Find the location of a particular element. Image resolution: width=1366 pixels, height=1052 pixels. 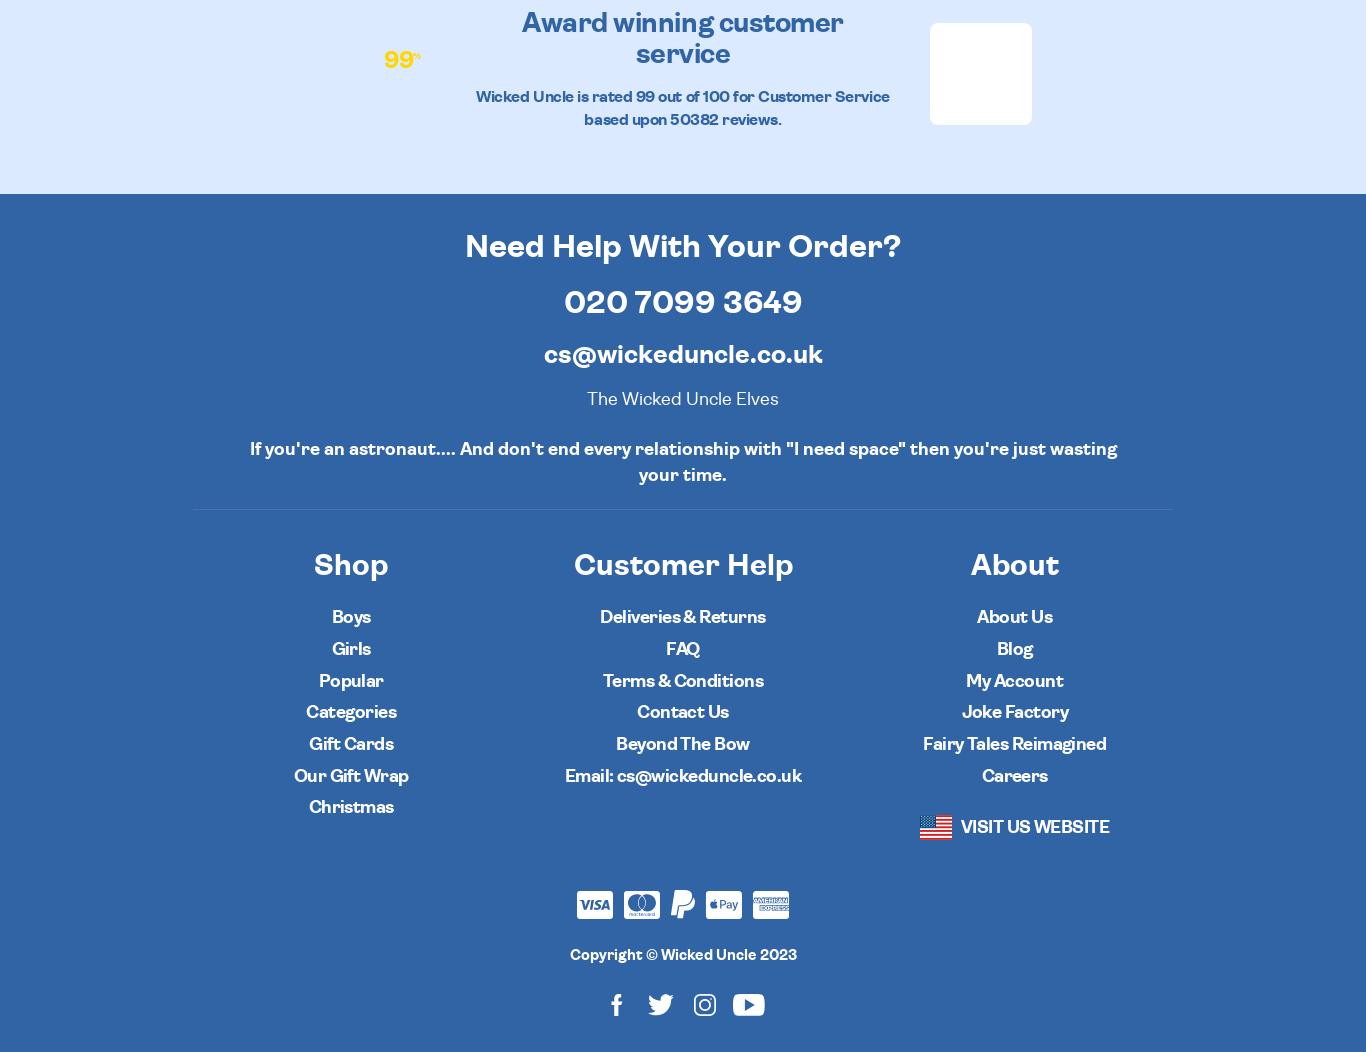

'Christmas' is located at coordinates (308, 808).